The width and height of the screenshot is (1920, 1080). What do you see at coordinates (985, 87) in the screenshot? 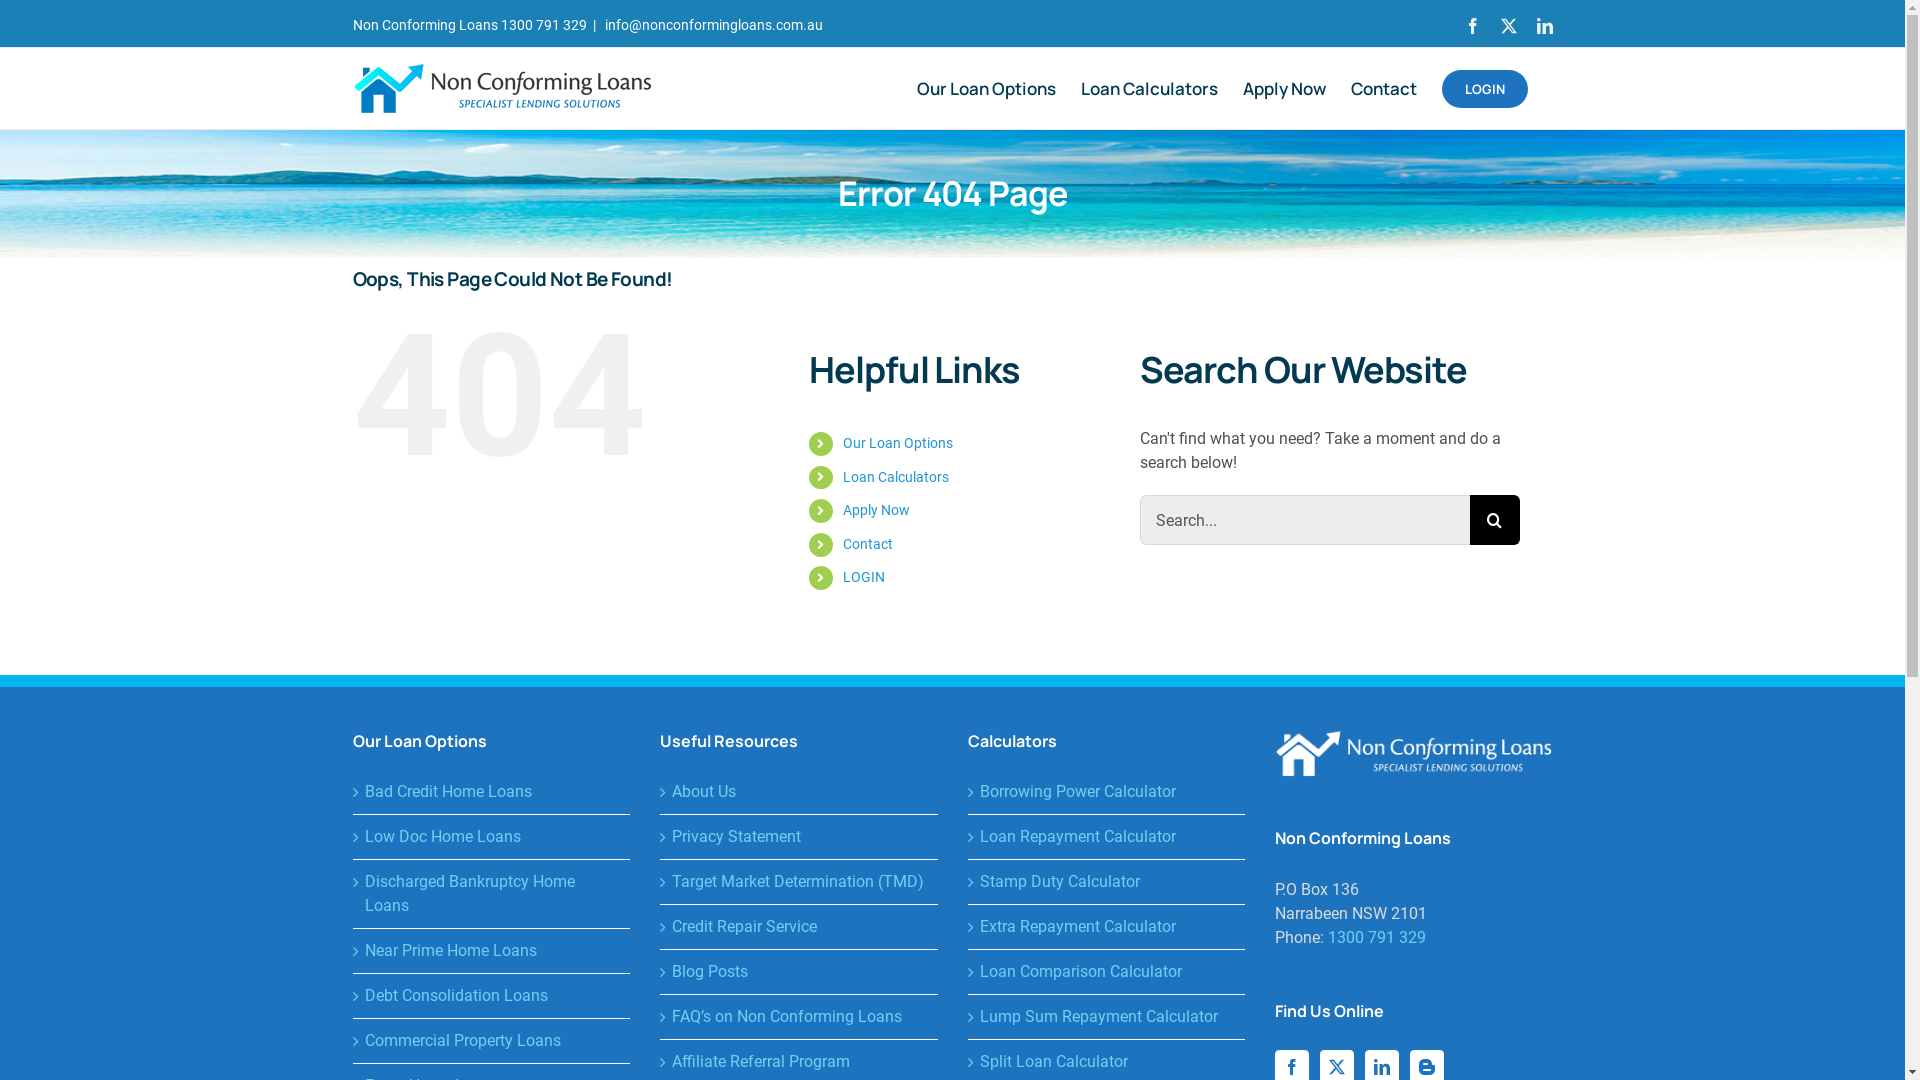
I see `'Our Loan Options'` at bounding box center [985, 87].